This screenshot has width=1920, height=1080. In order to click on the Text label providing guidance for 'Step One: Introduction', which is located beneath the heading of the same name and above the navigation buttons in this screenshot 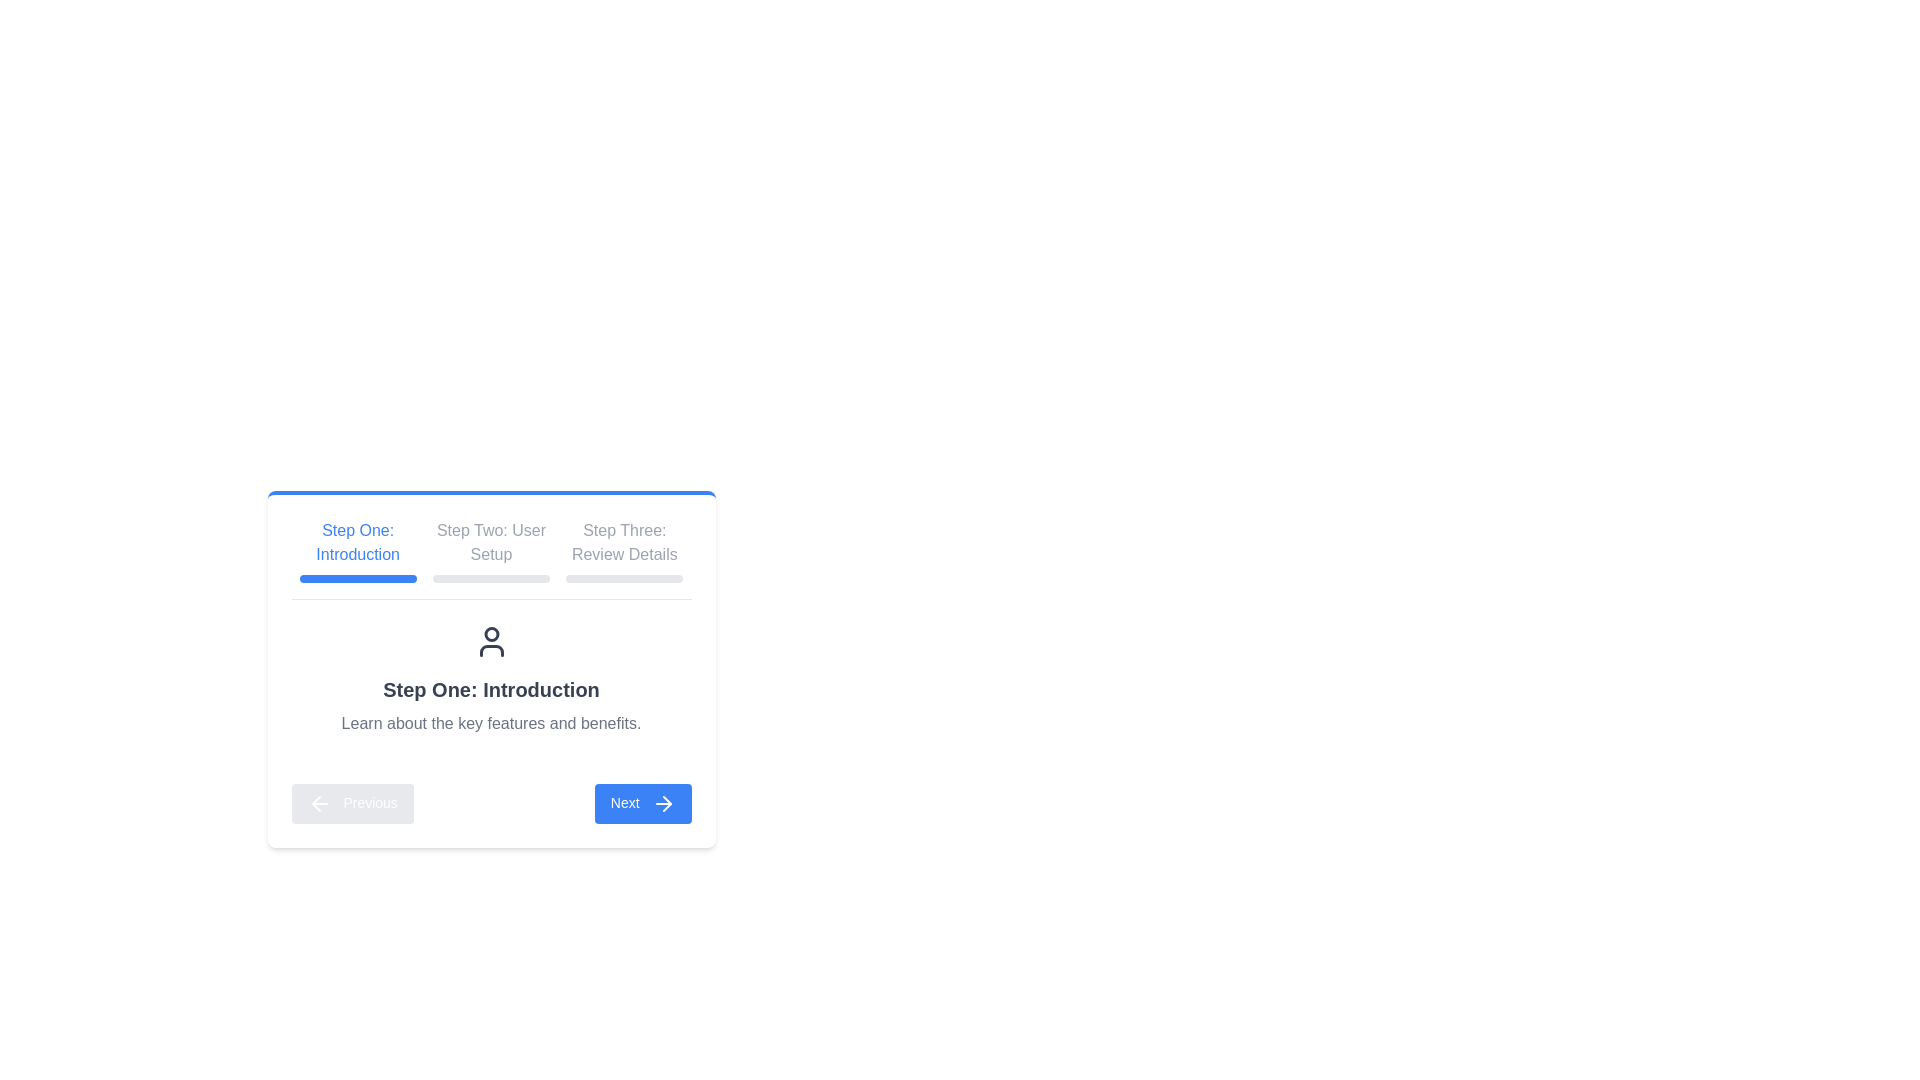, I will do `click(491, 724)`.